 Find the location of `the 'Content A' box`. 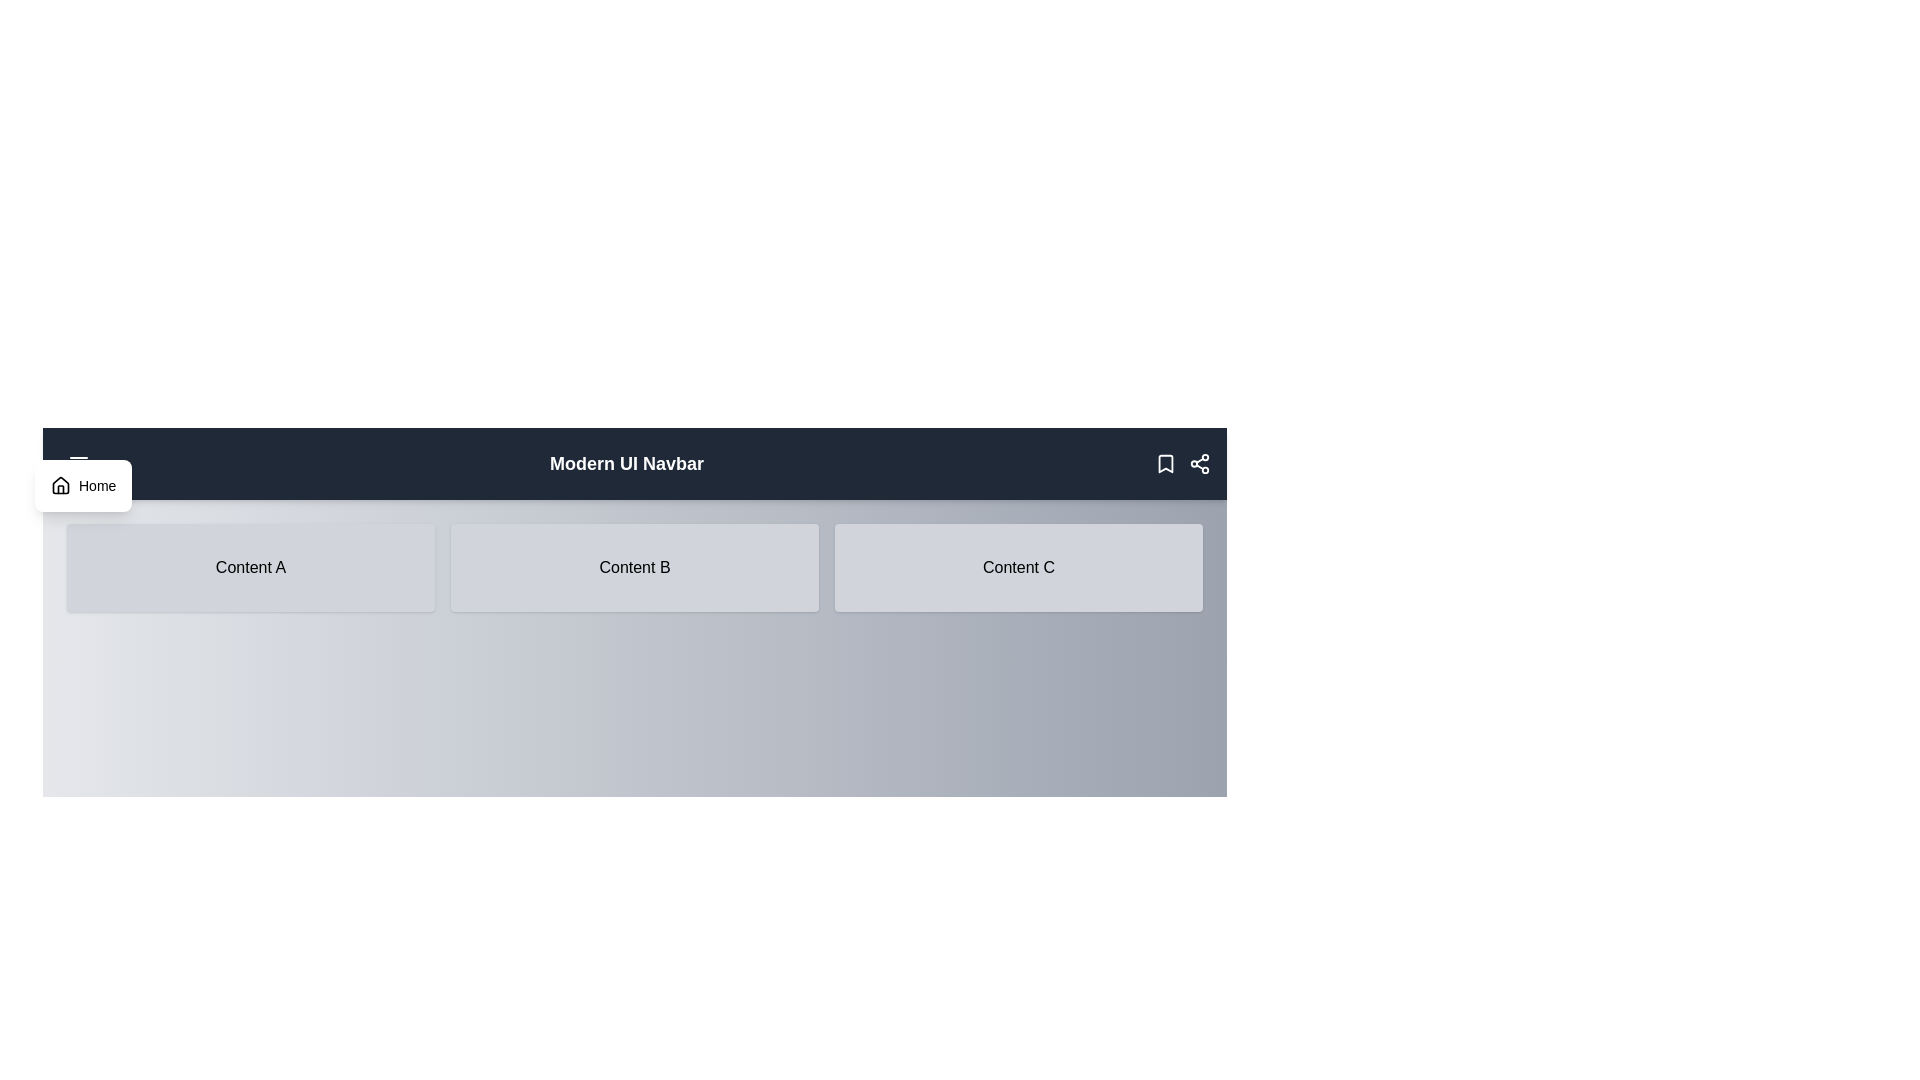

the 'Content A' box is located at coordinates (249, 567).